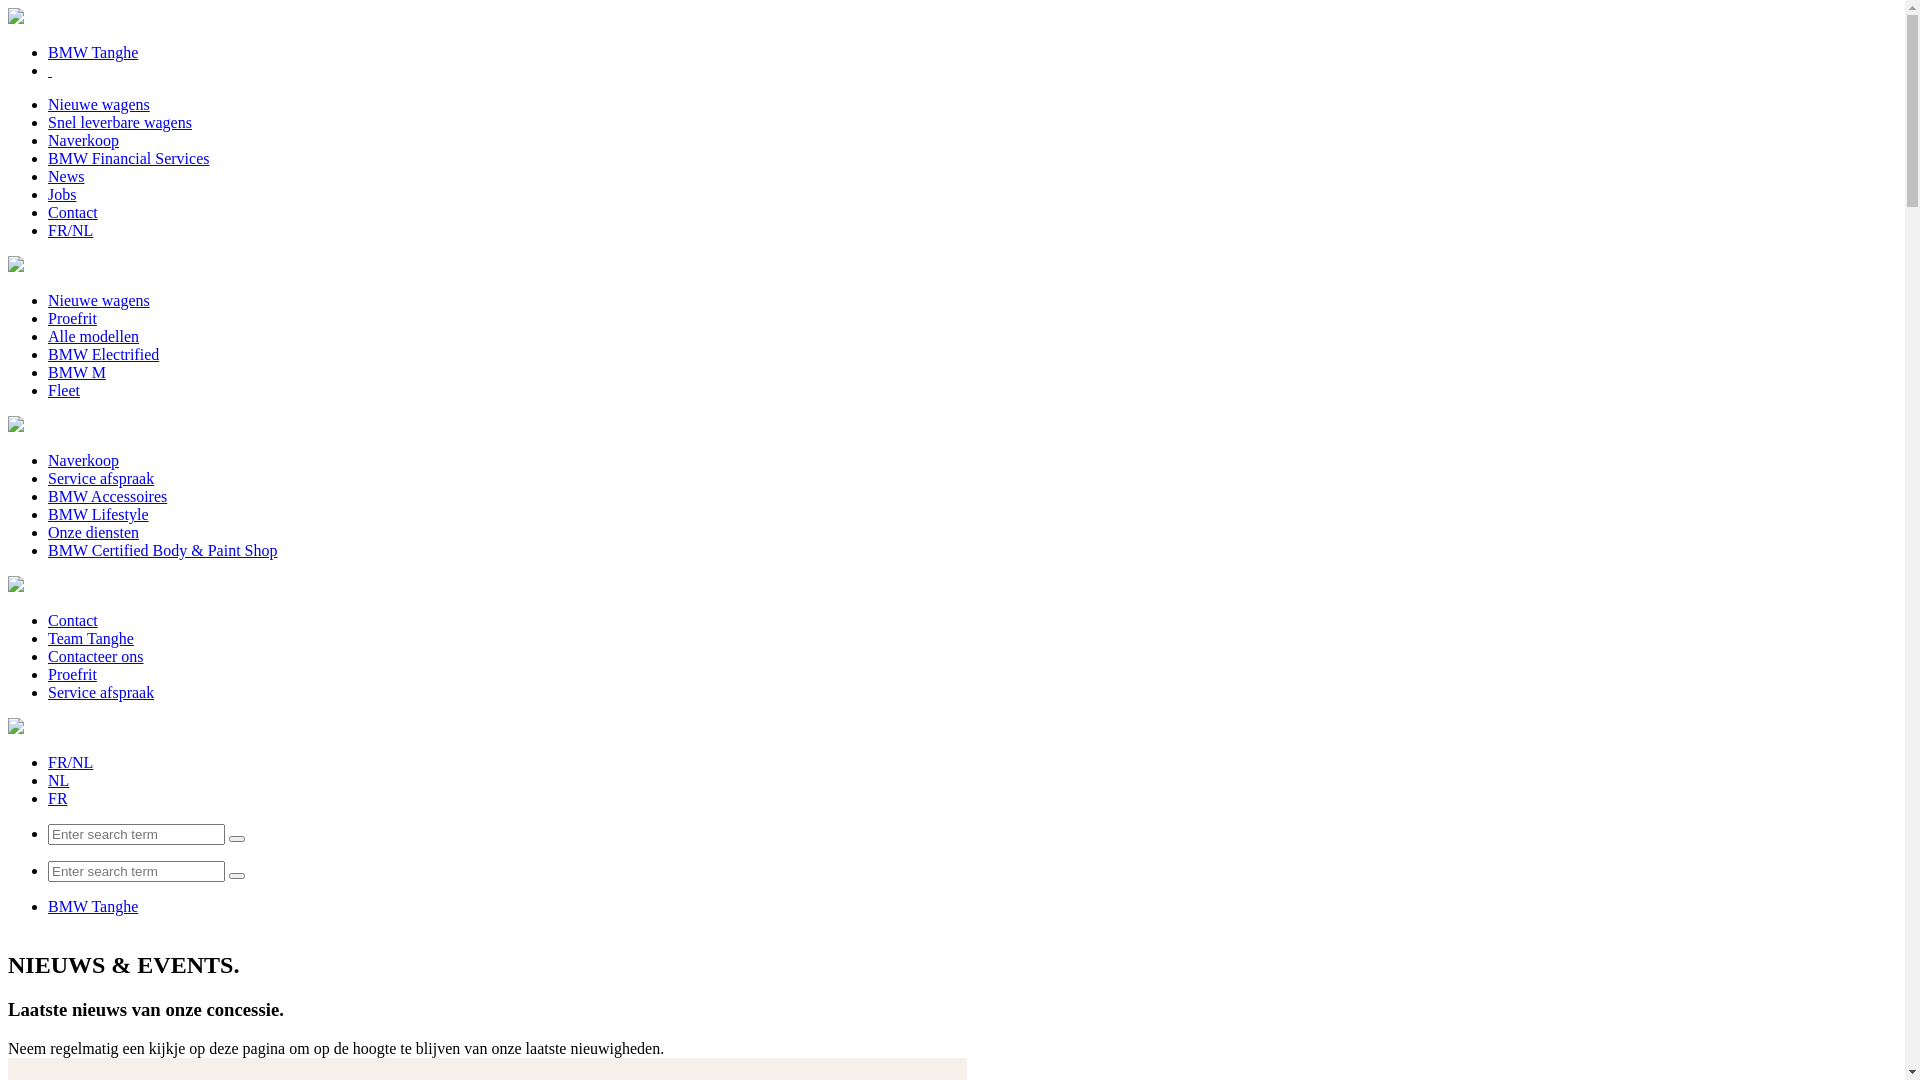 The image size is (1920, 1080). What do you see at coordinates (66, 175) in the screenshot?
I see `'News'` at bounding box center [66, 175].